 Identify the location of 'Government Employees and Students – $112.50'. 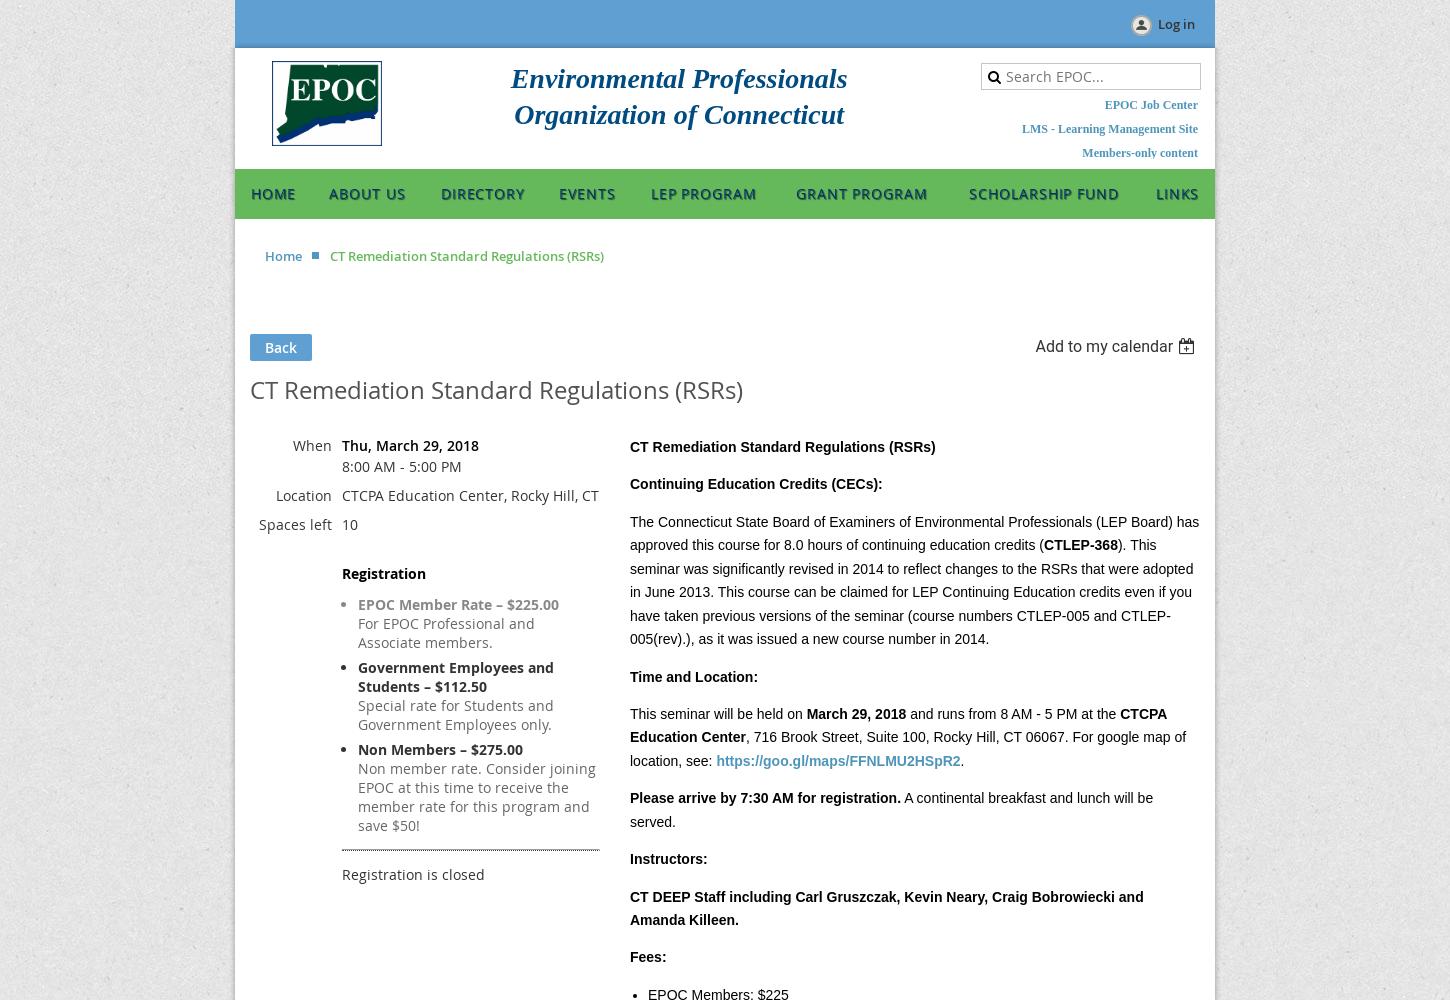
(455, 677).